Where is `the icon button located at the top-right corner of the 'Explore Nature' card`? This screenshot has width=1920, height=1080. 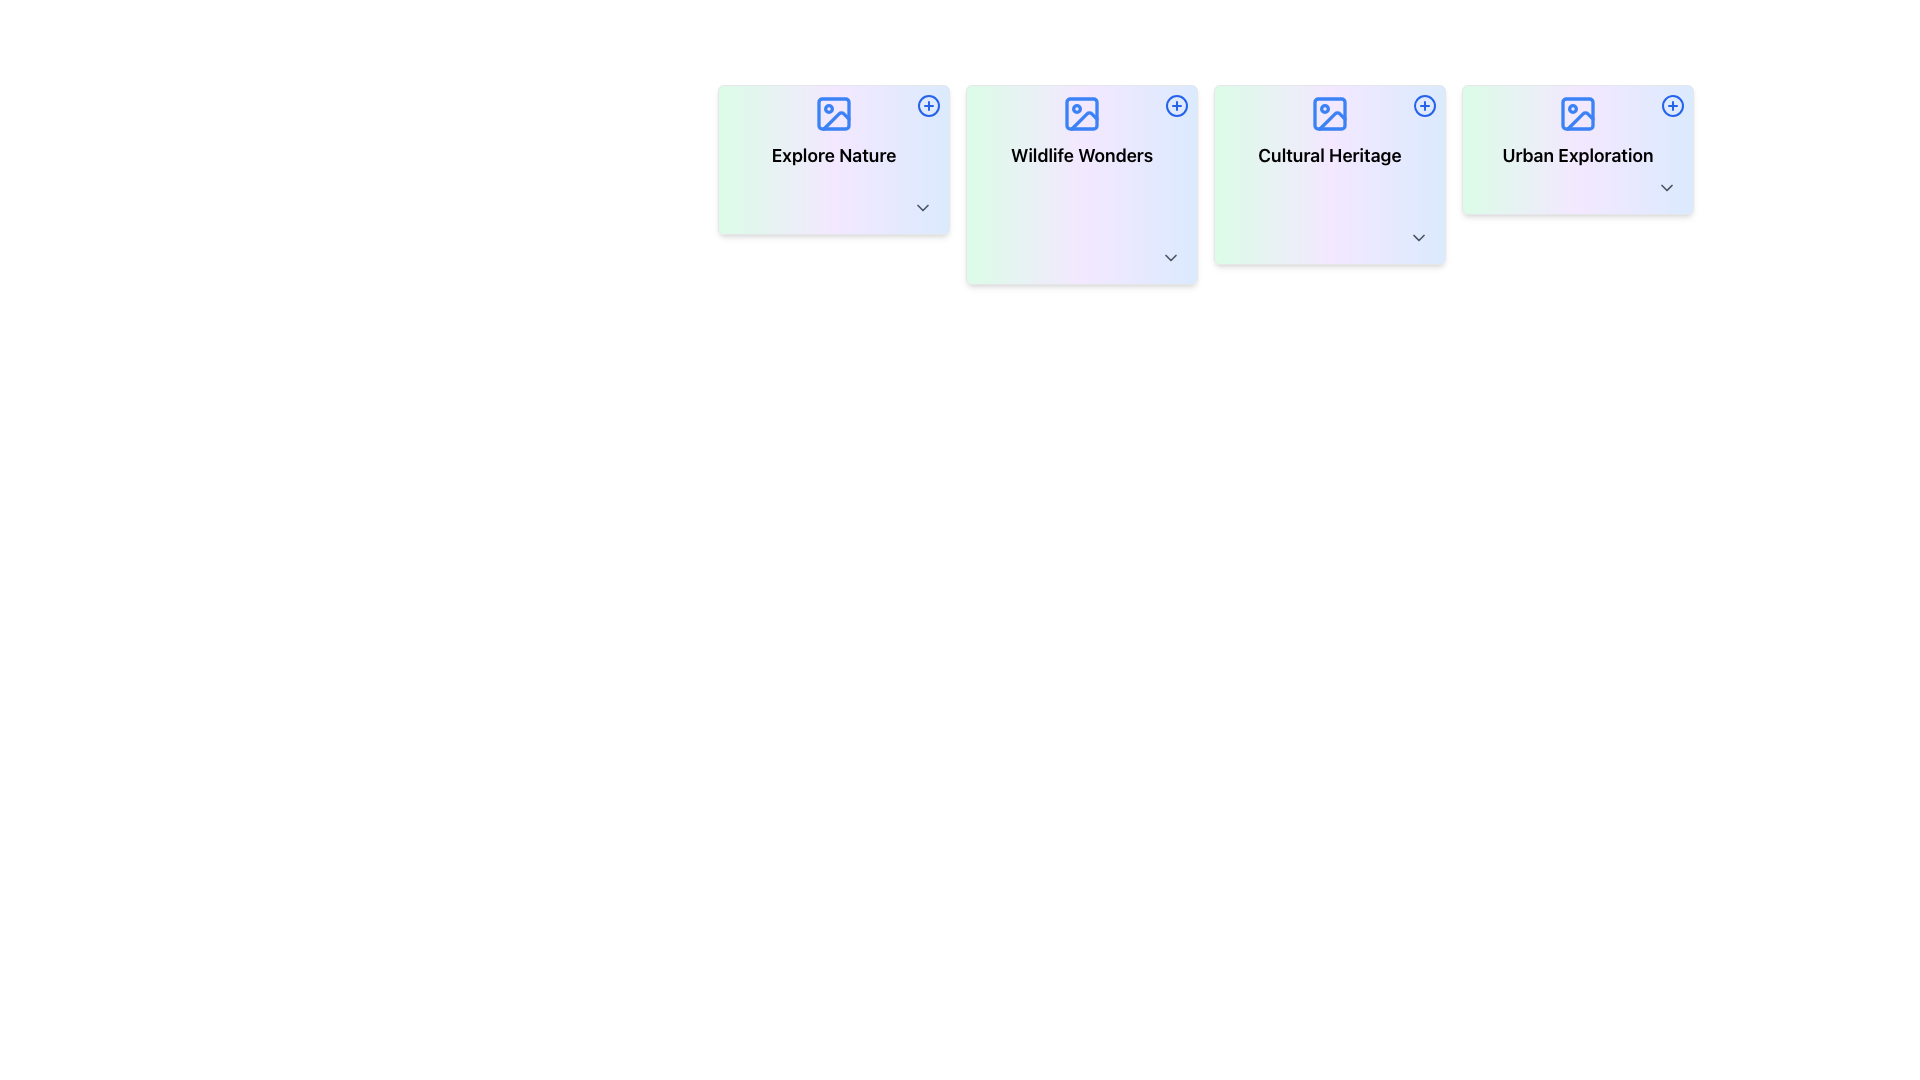
the icon button located at the top-right corner of the 'Explore Nature' card is located at coordinates (928, 105).